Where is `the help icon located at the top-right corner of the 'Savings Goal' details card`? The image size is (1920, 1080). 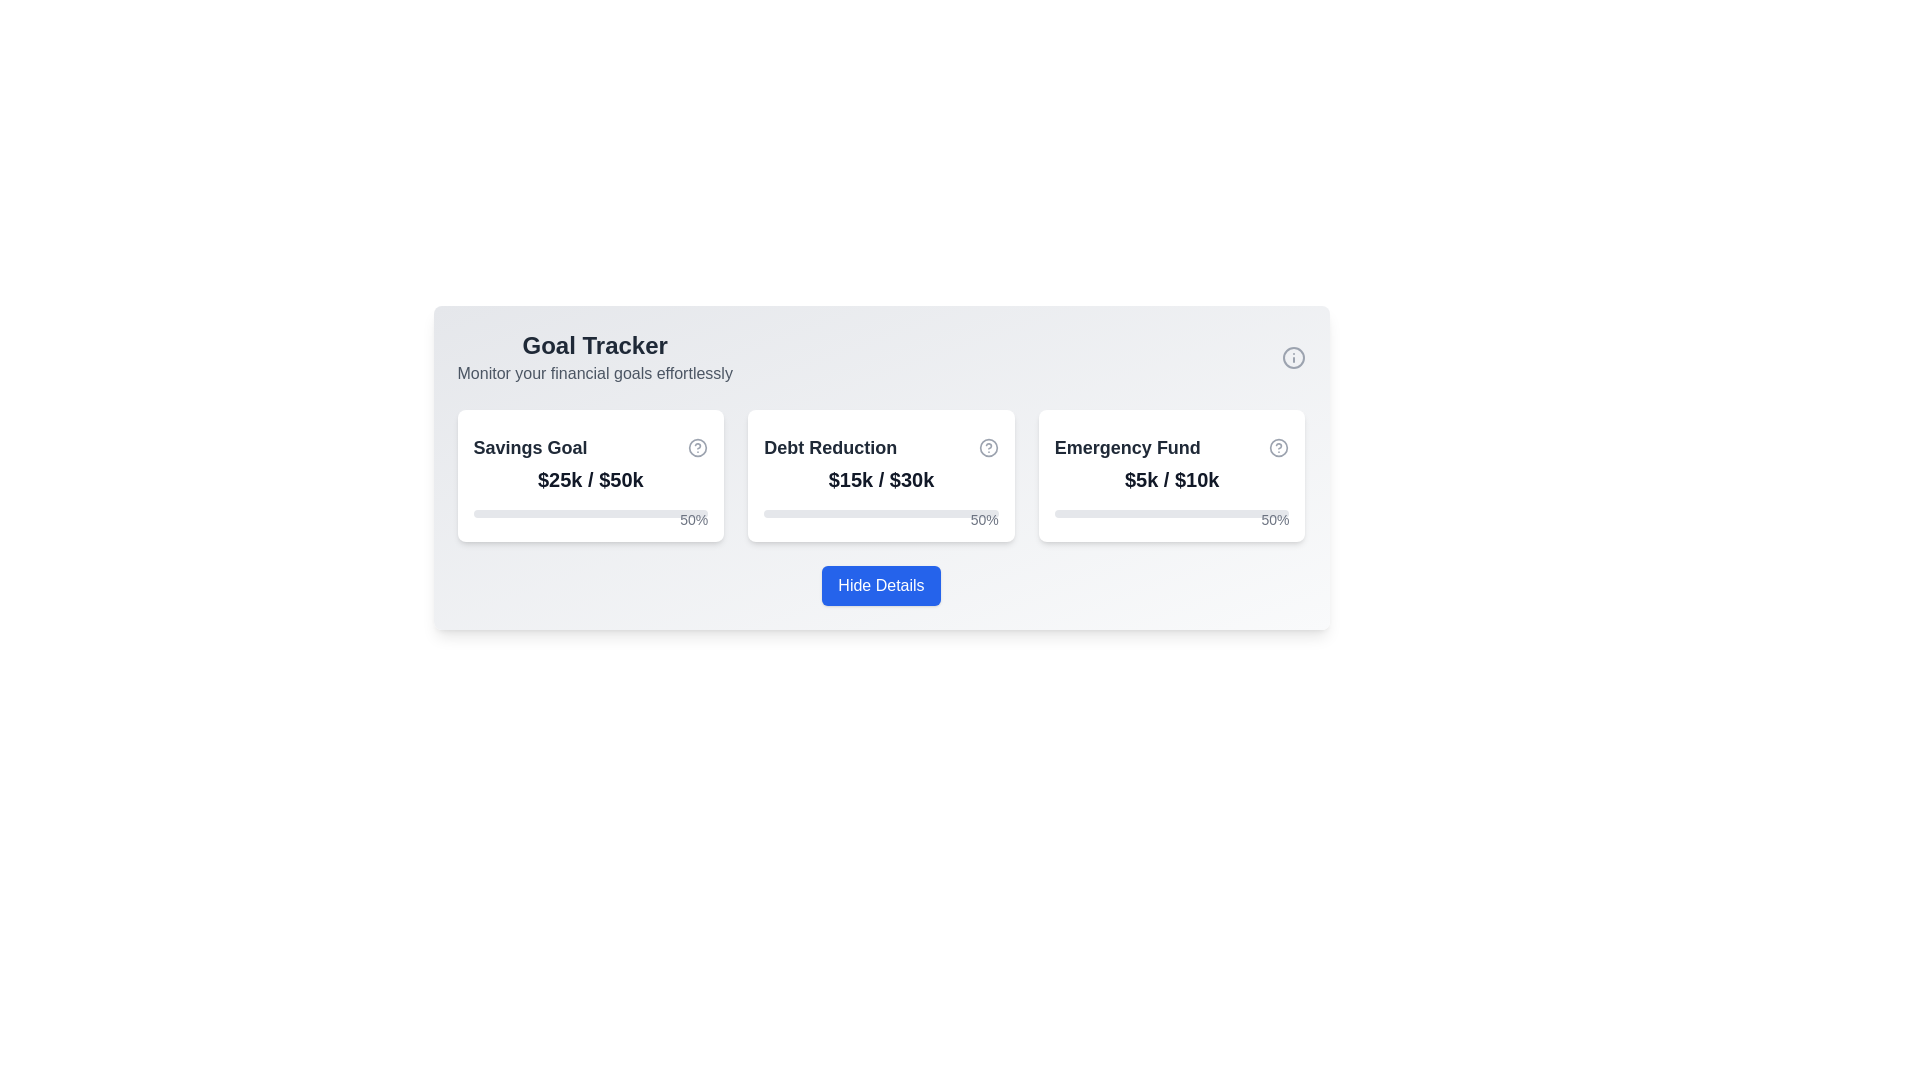 the help icon located at the top-right corner of the 'Savings Goal' details card is located at coordinates (698, 446).